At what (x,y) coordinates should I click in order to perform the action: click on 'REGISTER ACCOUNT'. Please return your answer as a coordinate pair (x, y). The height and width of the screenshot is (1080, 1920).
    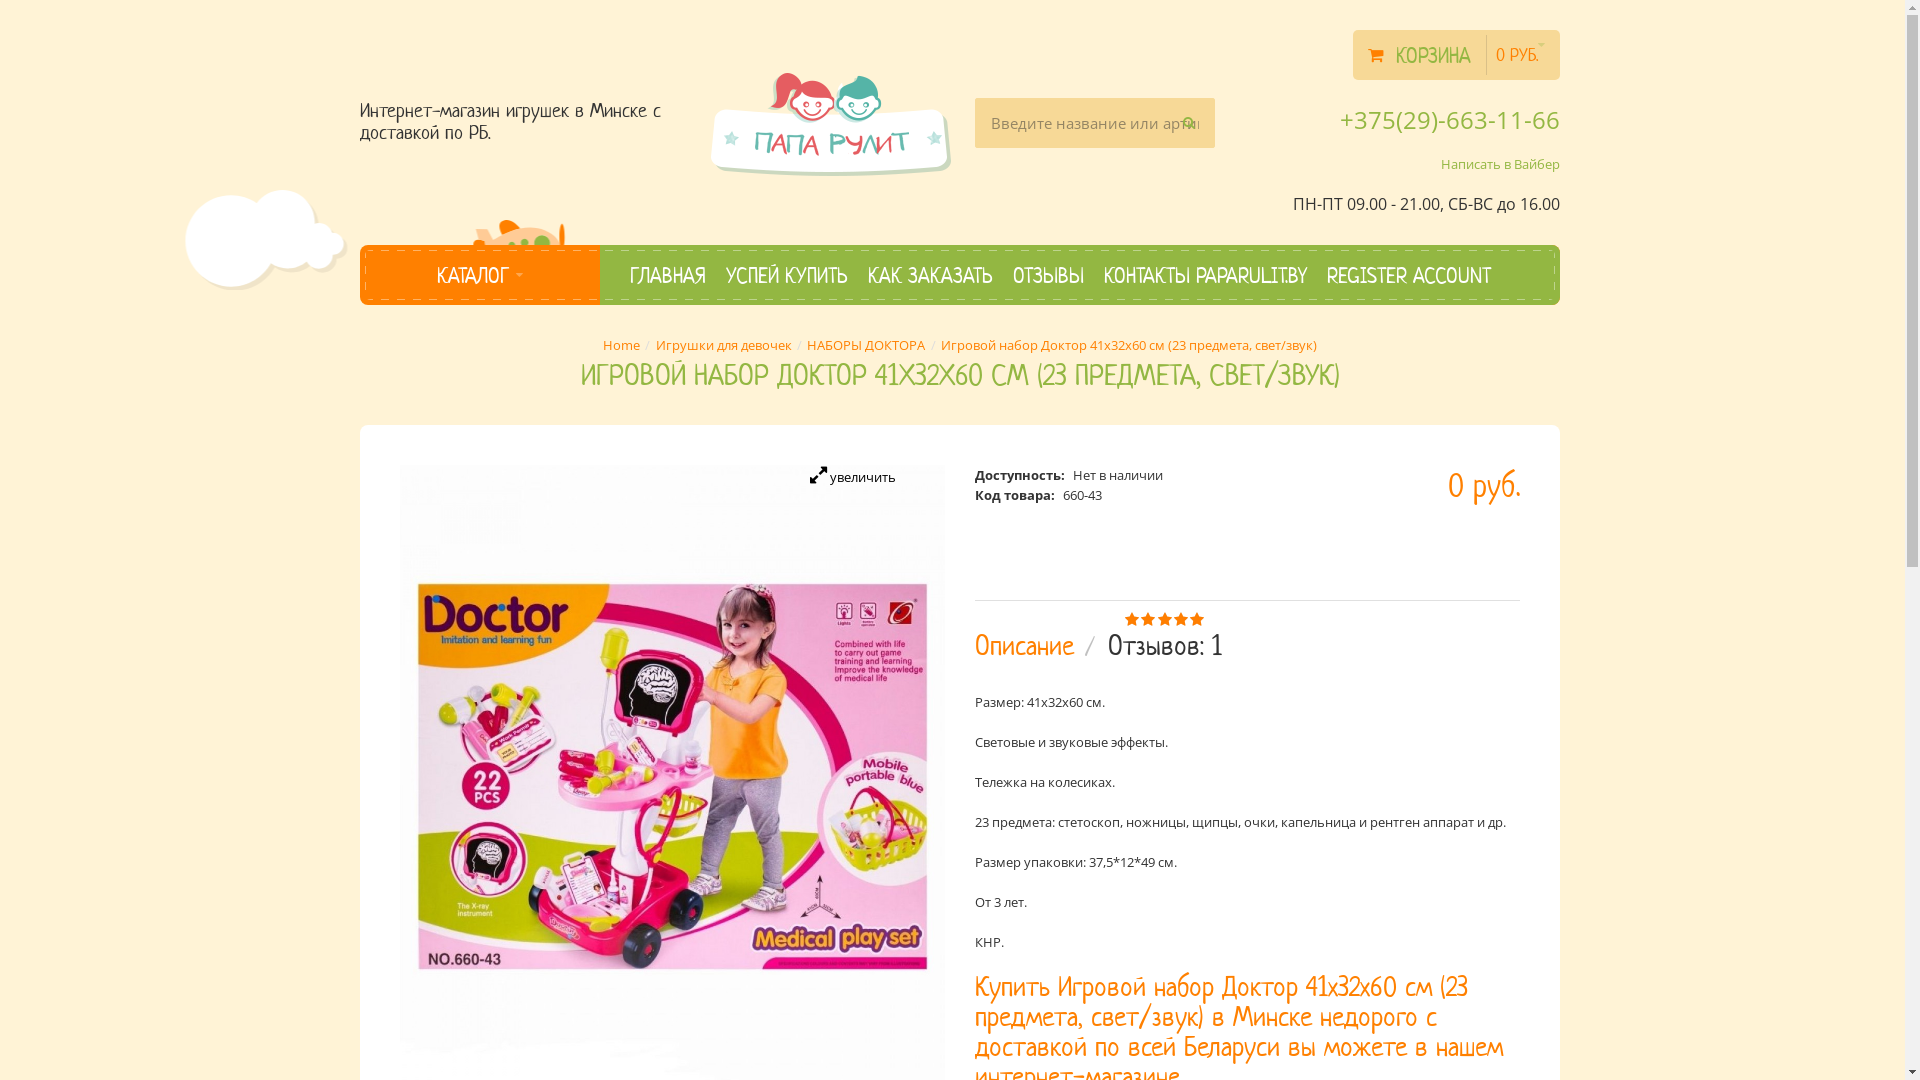
    Looking at the image, I should click on (1326, 274).